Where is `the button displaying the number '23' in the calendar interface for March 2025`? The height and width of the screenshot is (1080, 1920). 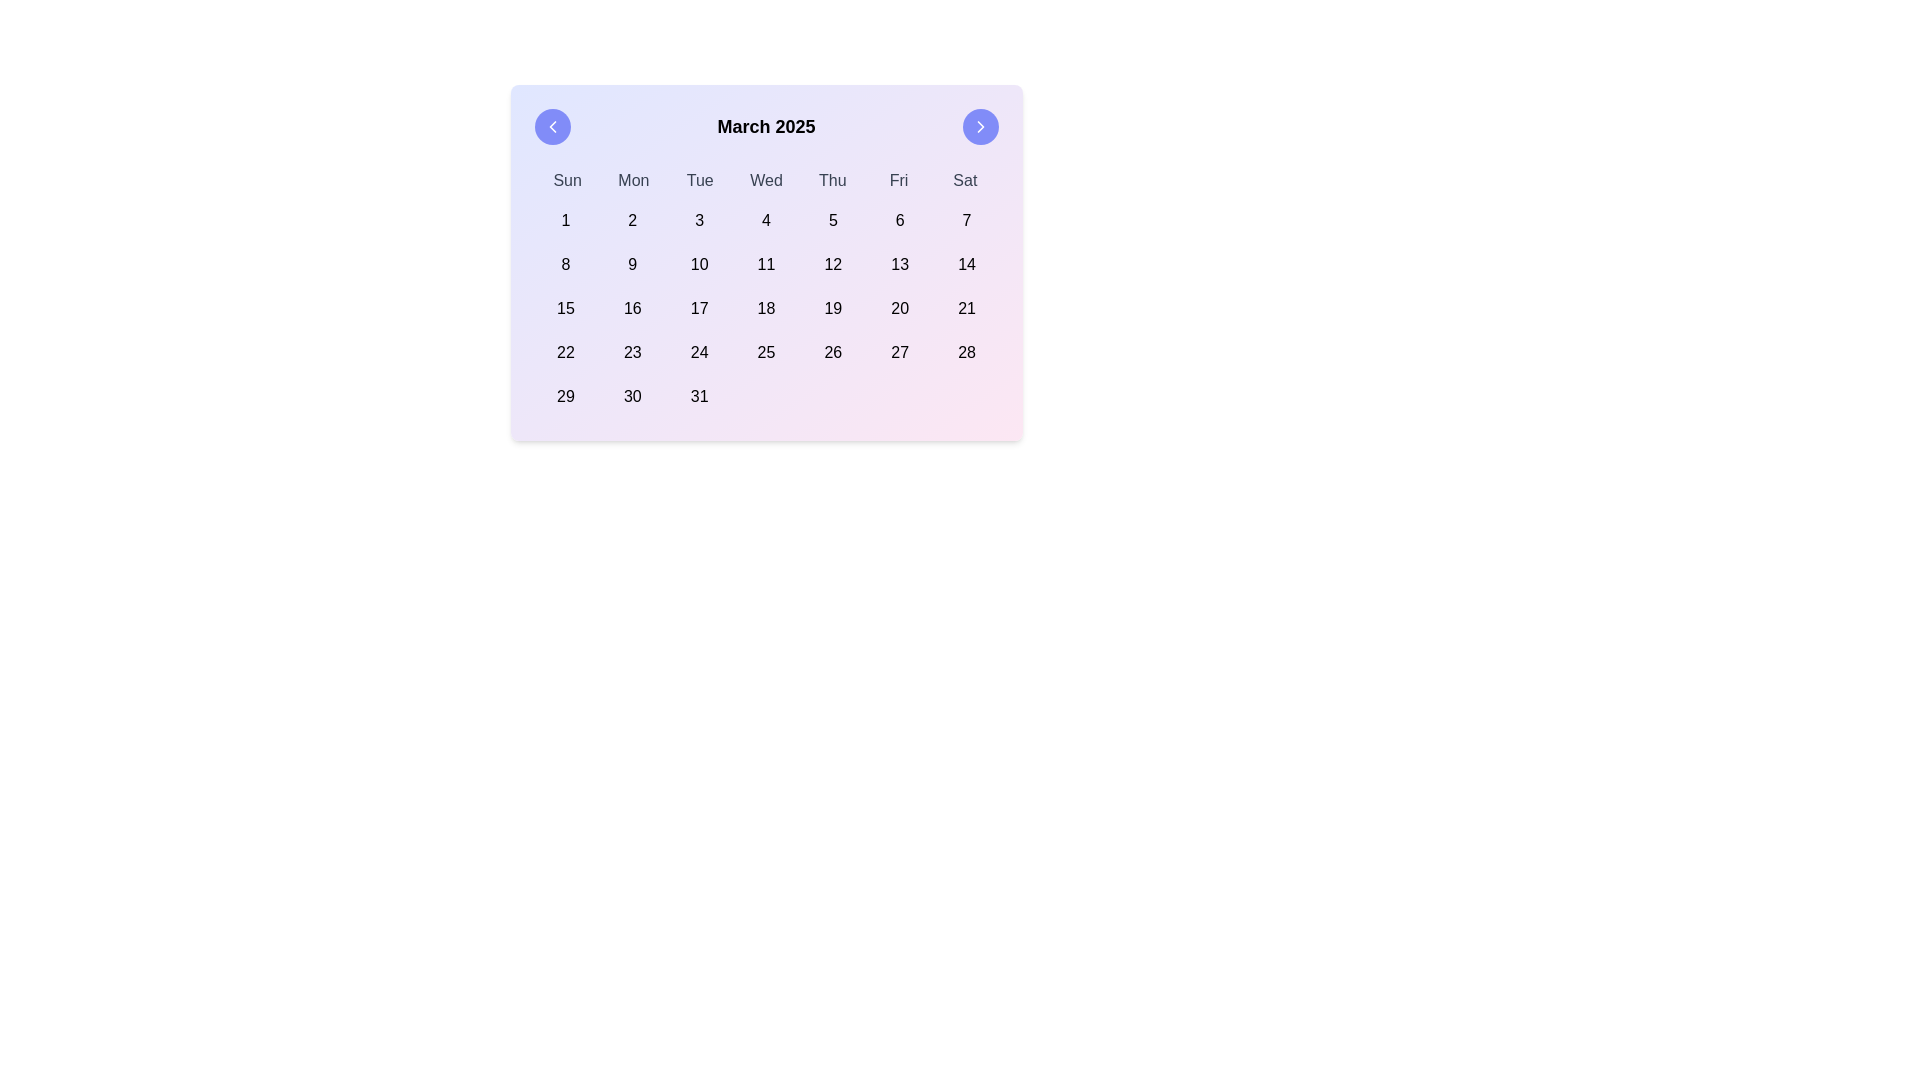 the button displaying the number '23' in the calendar interface for March 2025 is located at coordinates (631, 352).